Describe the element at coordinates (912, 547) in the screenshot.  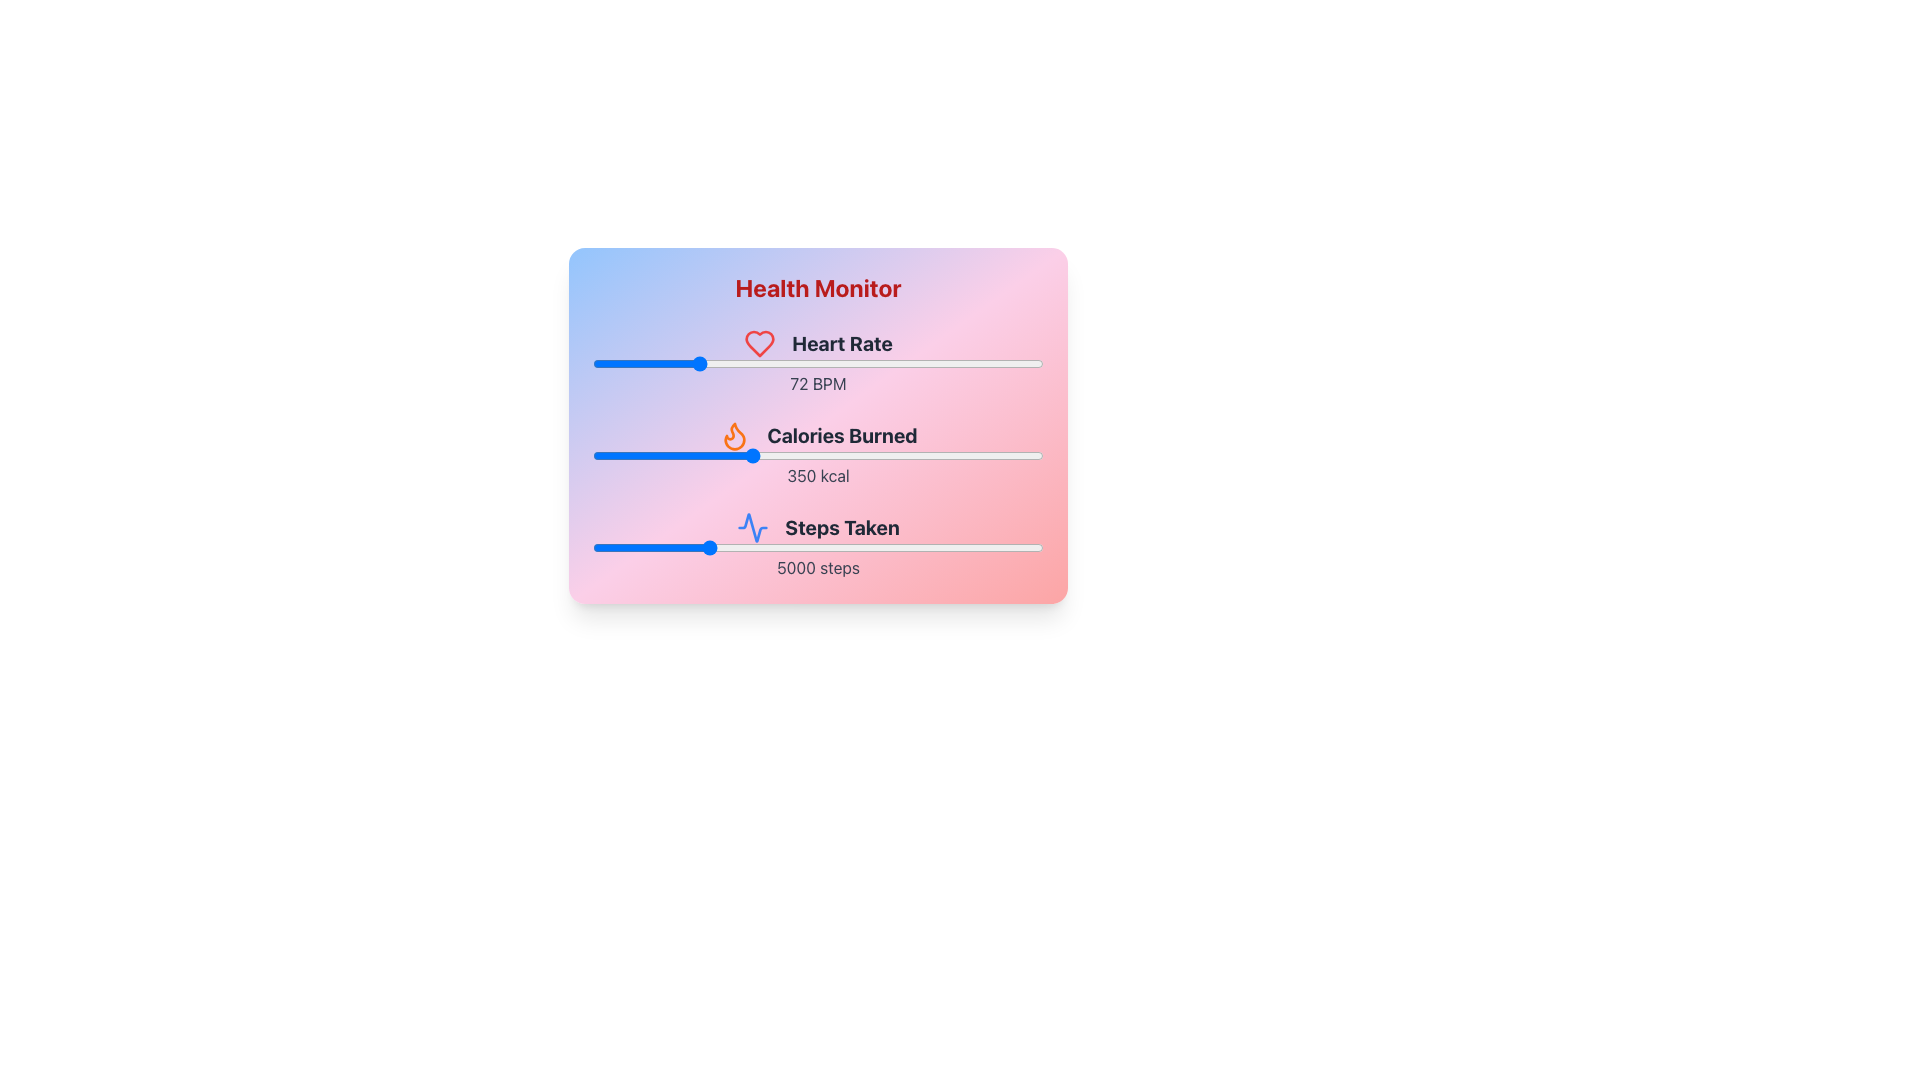
I see `the step count` at that location.